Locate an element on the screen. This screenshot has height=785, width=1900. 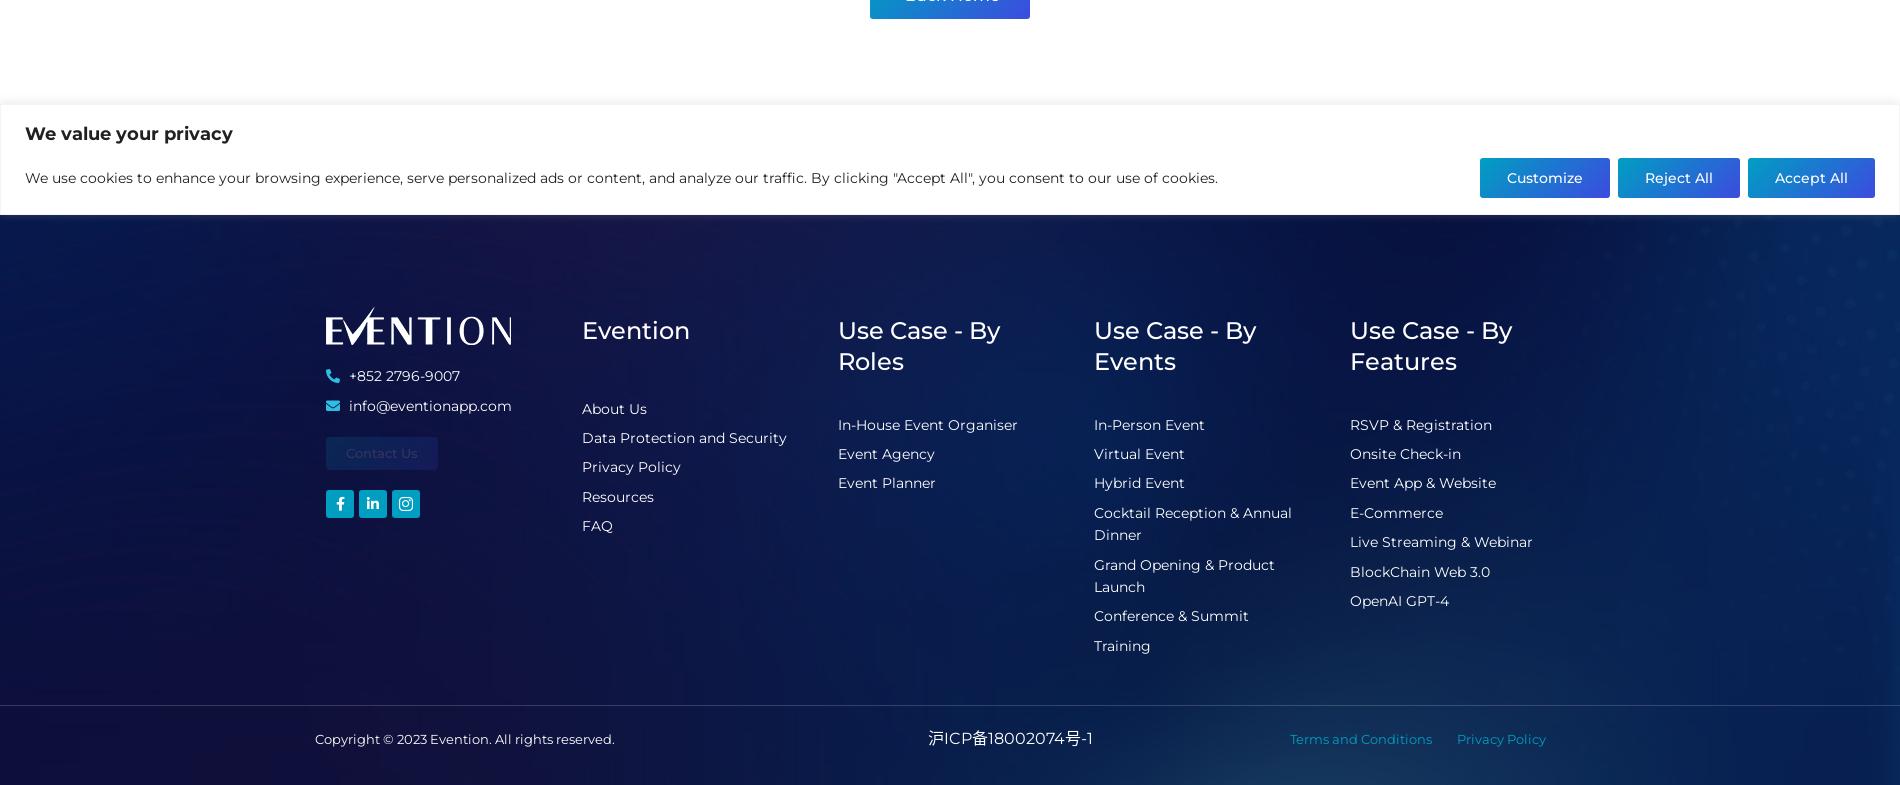
'Virtual Event' is located at coordinates (1094, 453).